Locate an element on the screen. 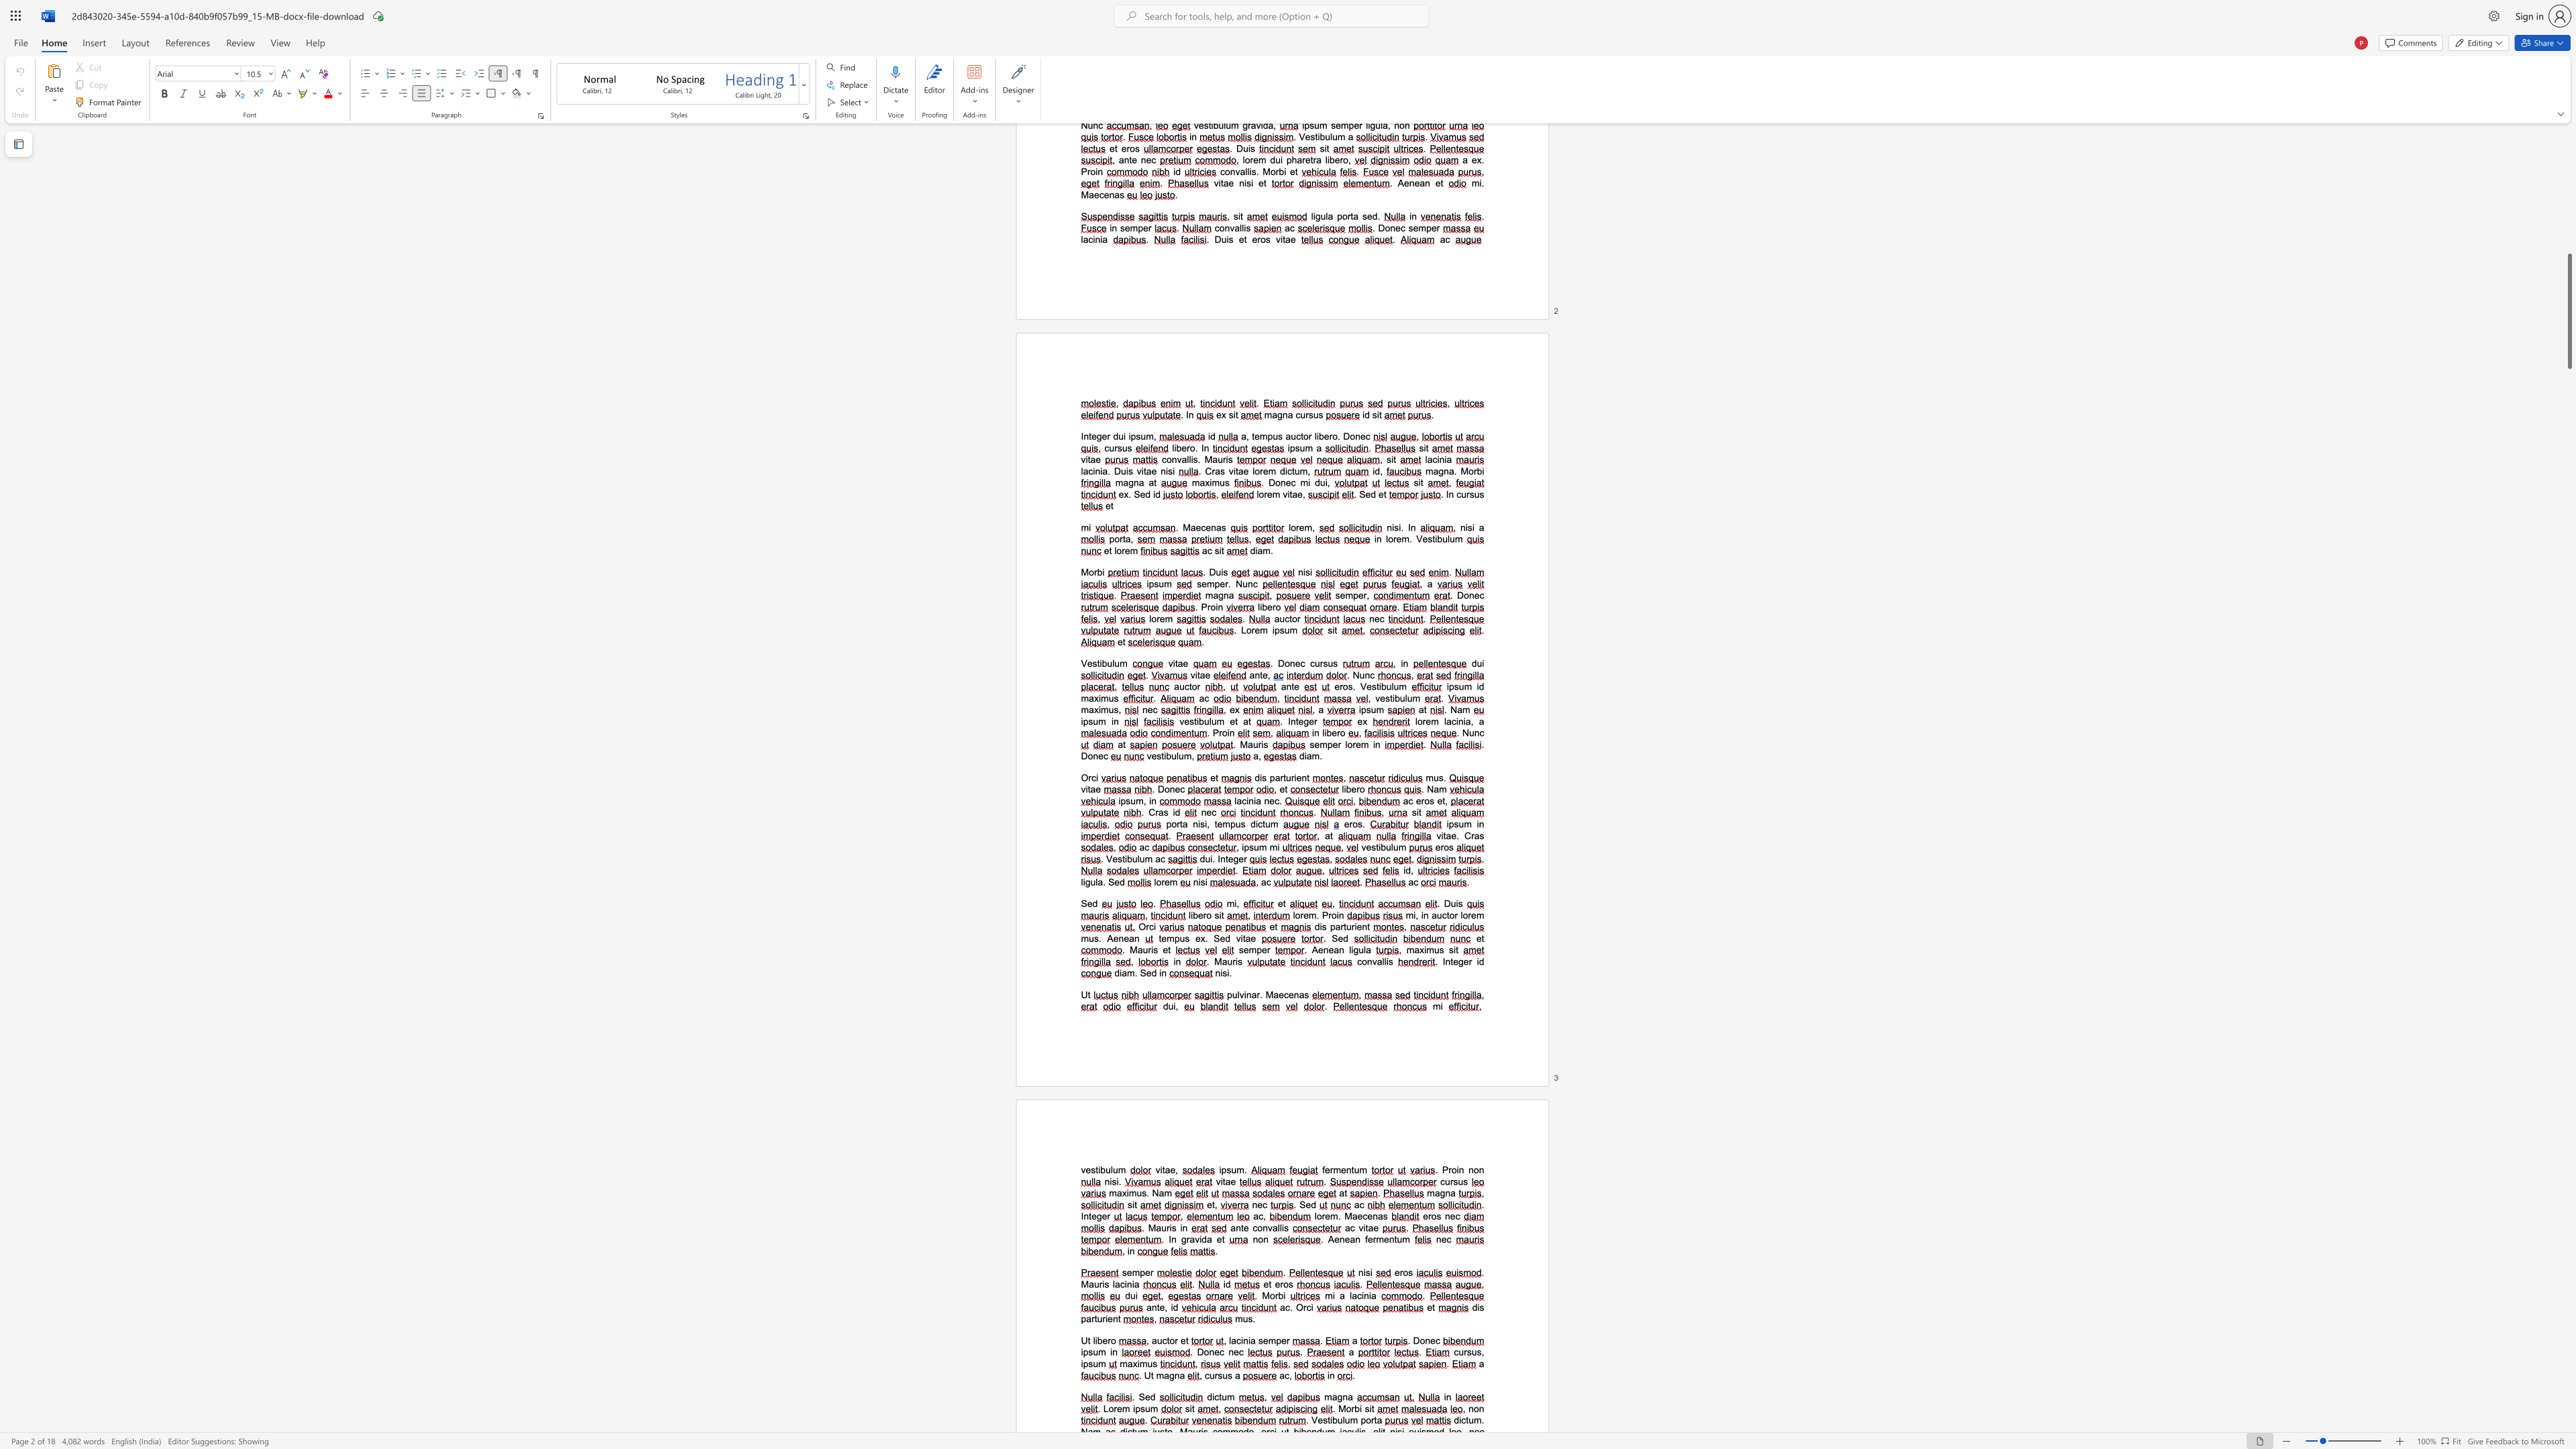 This screenshot has width=2576, height=1449. the 2th character "i" in the text is located at coordinates (1205, 822).